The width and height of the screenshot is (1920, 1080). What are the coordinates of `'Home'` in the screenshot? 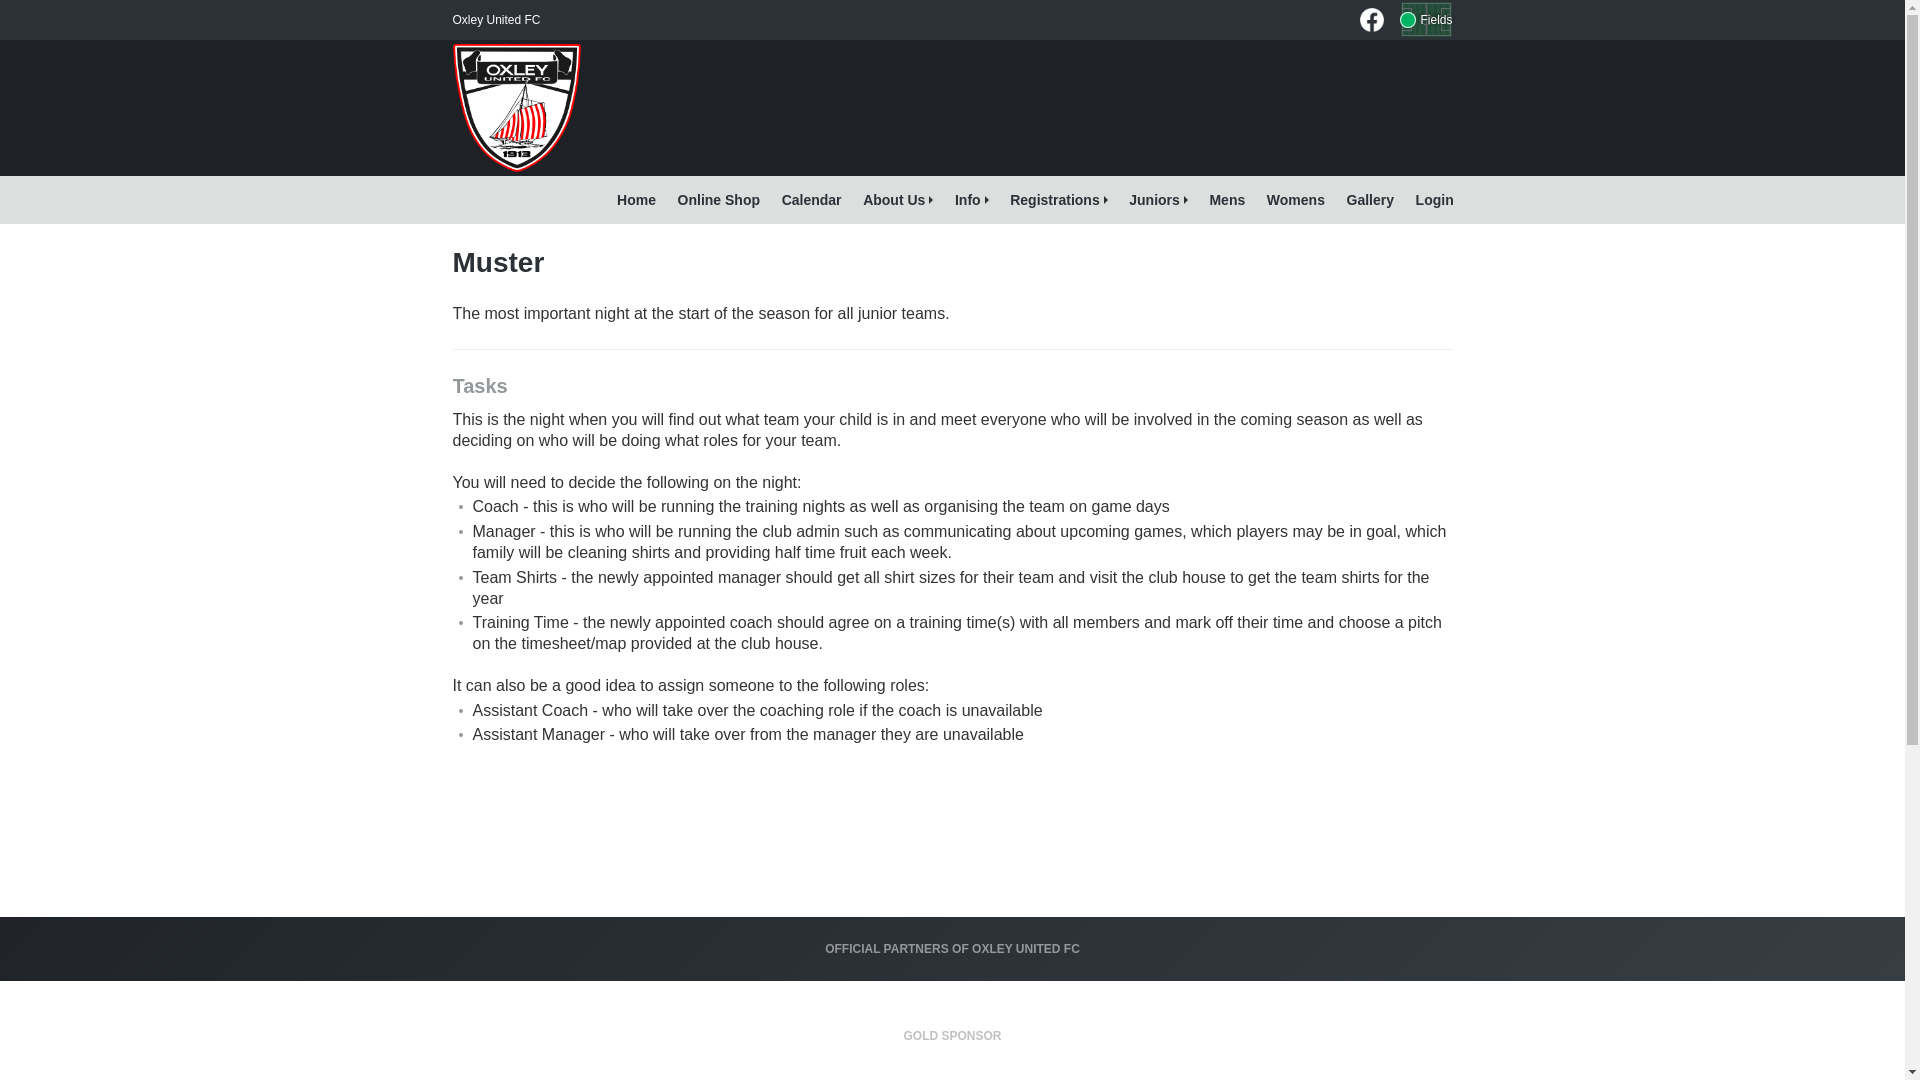 It's located at (635, 200).